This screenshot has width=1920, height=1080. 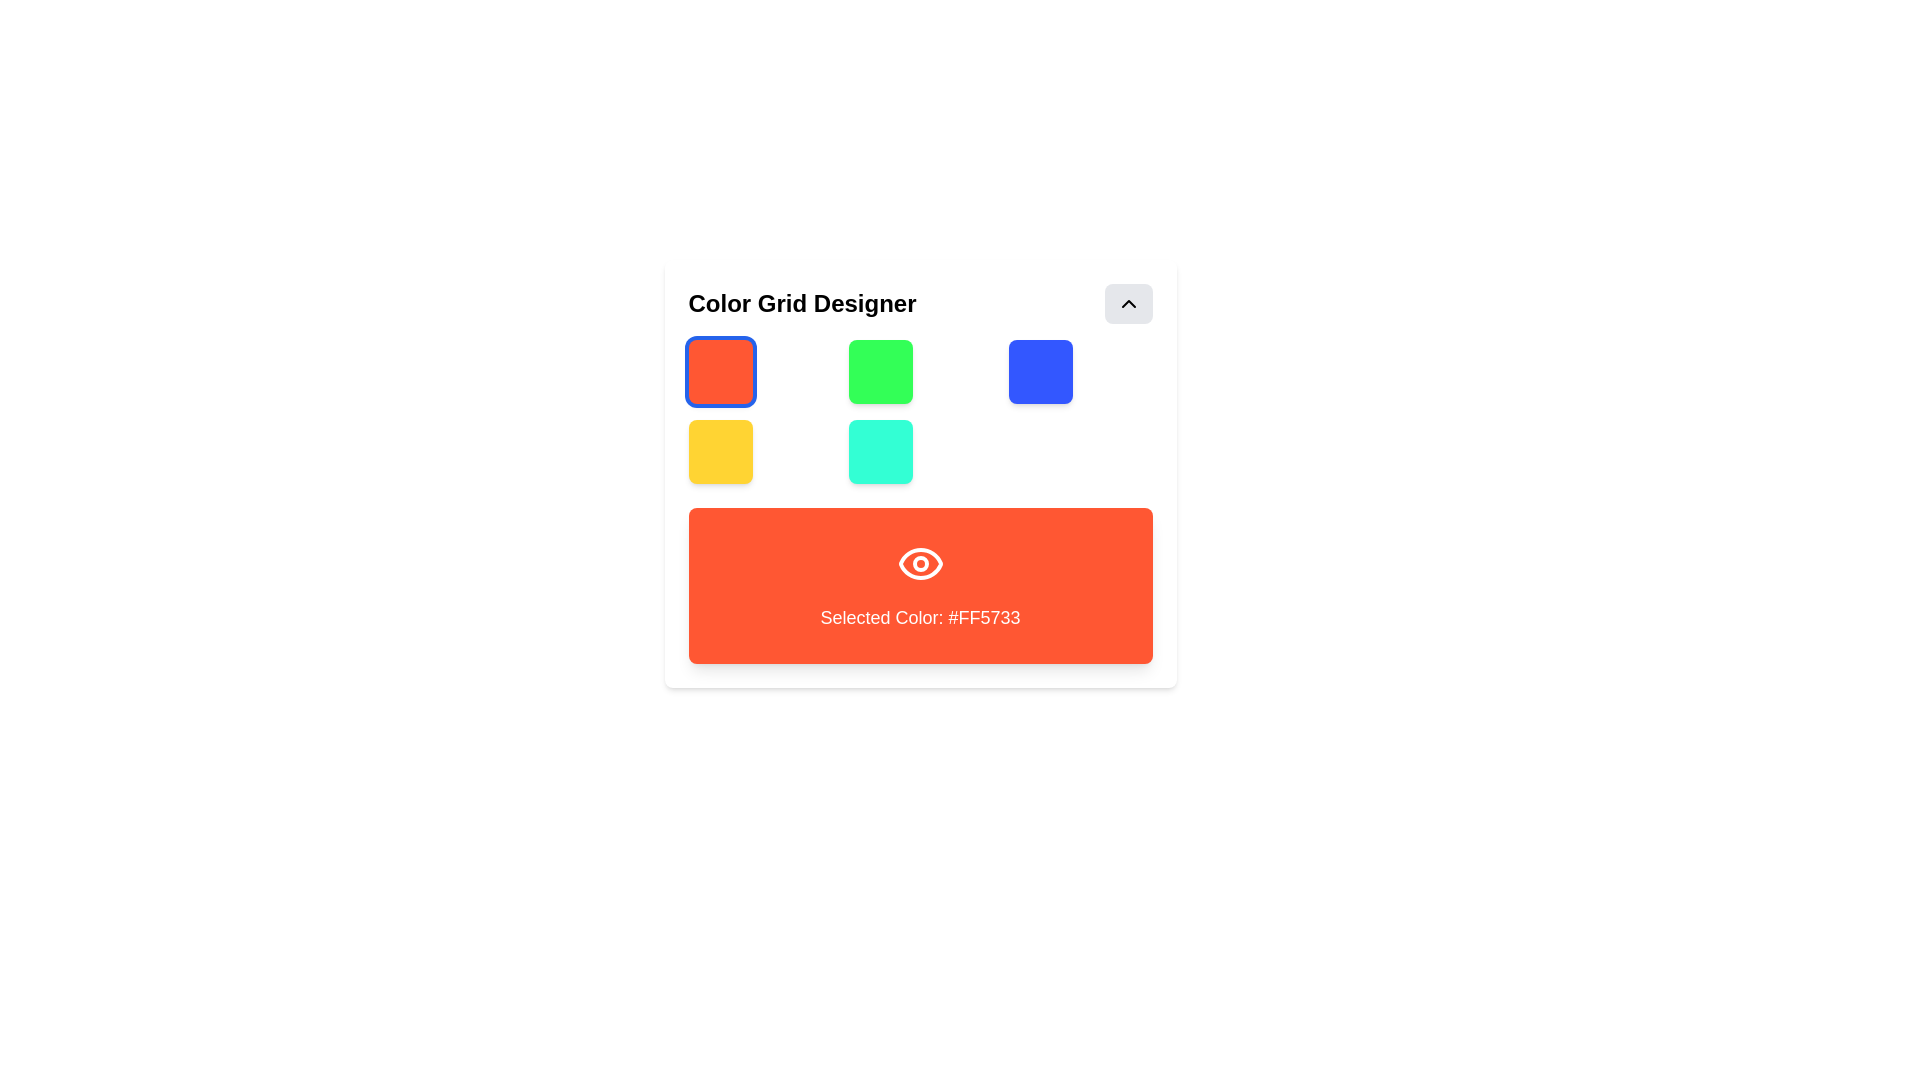 What do you see at coordinates (720, 451) in the screenshot?
I see `the fourth selectable color tile in a 3x2 grid` at bounding box center [720, 451].